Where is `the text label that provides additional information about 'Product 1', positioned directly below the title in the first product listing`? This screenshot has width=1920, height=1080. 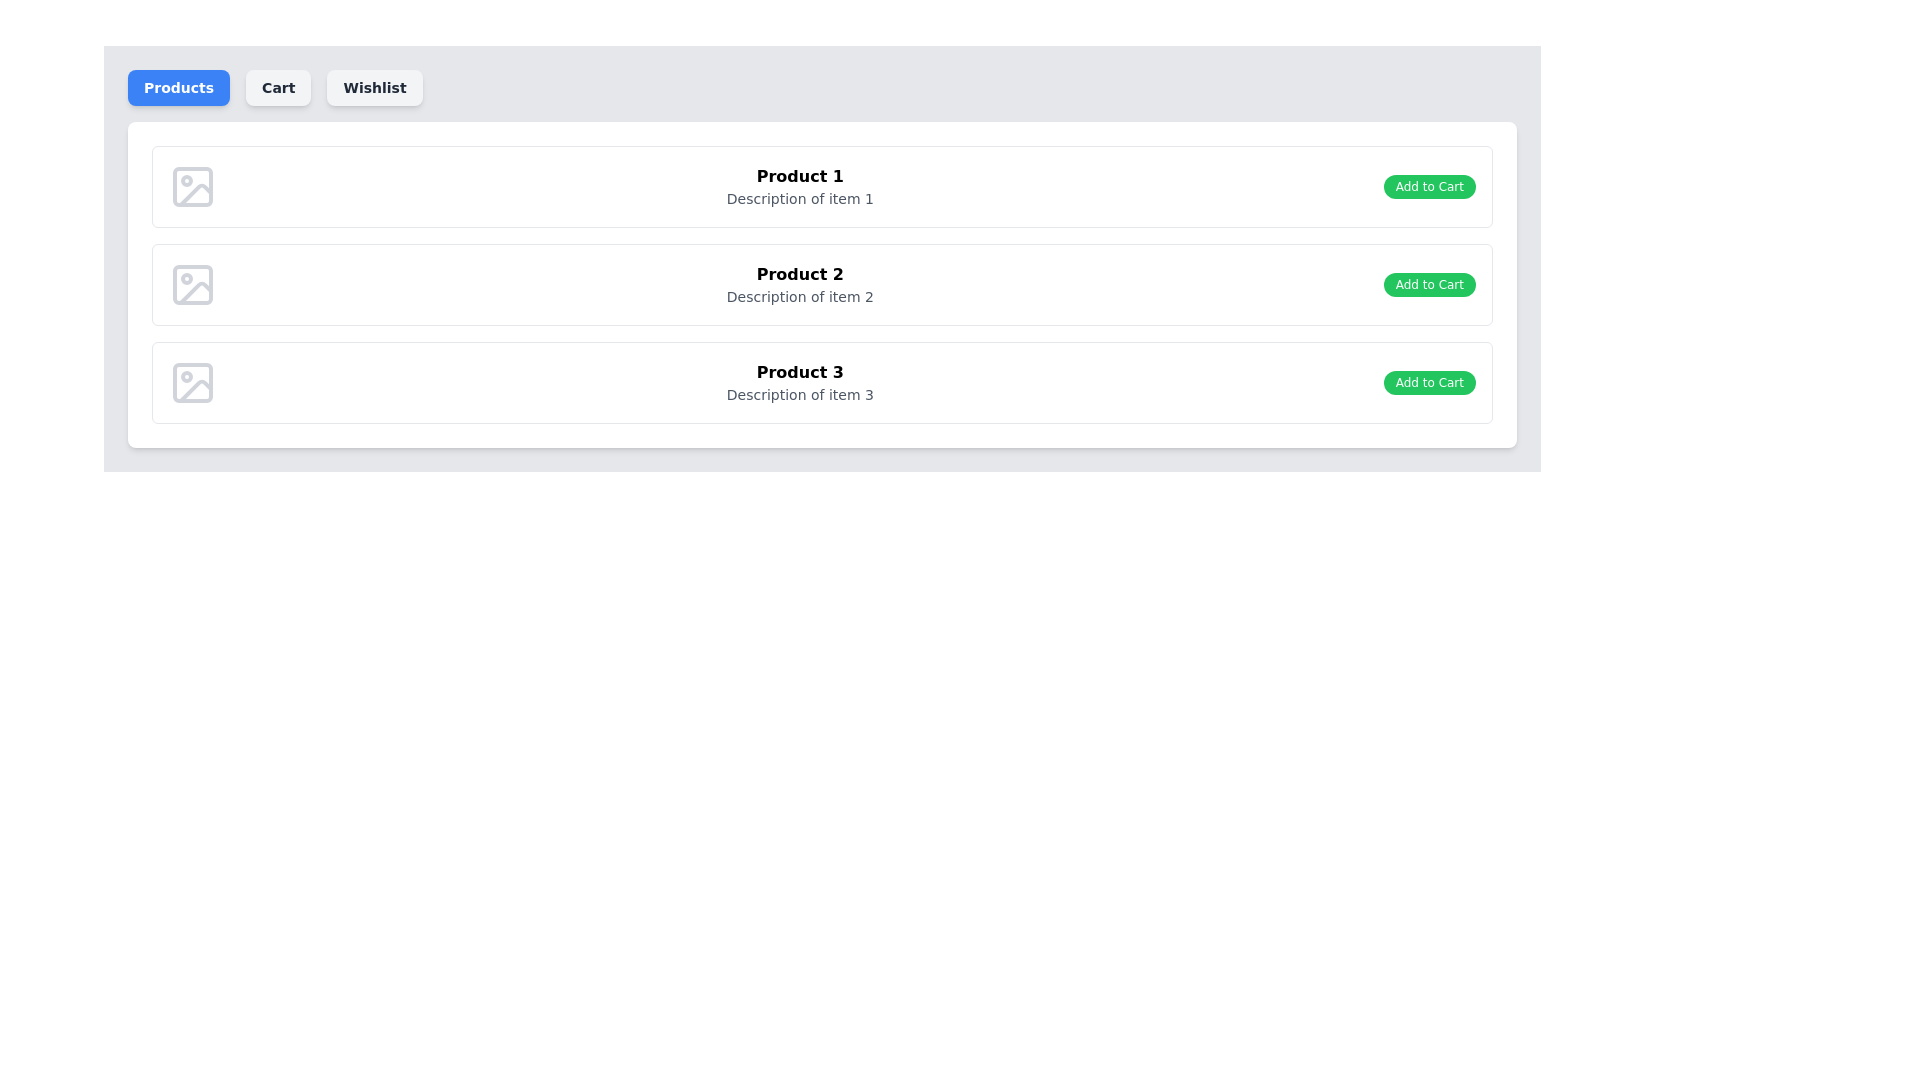
the text label that provides additional information about 'Product 1', positioned directly below the title in the first product listing is located at coordinates (800, 199).